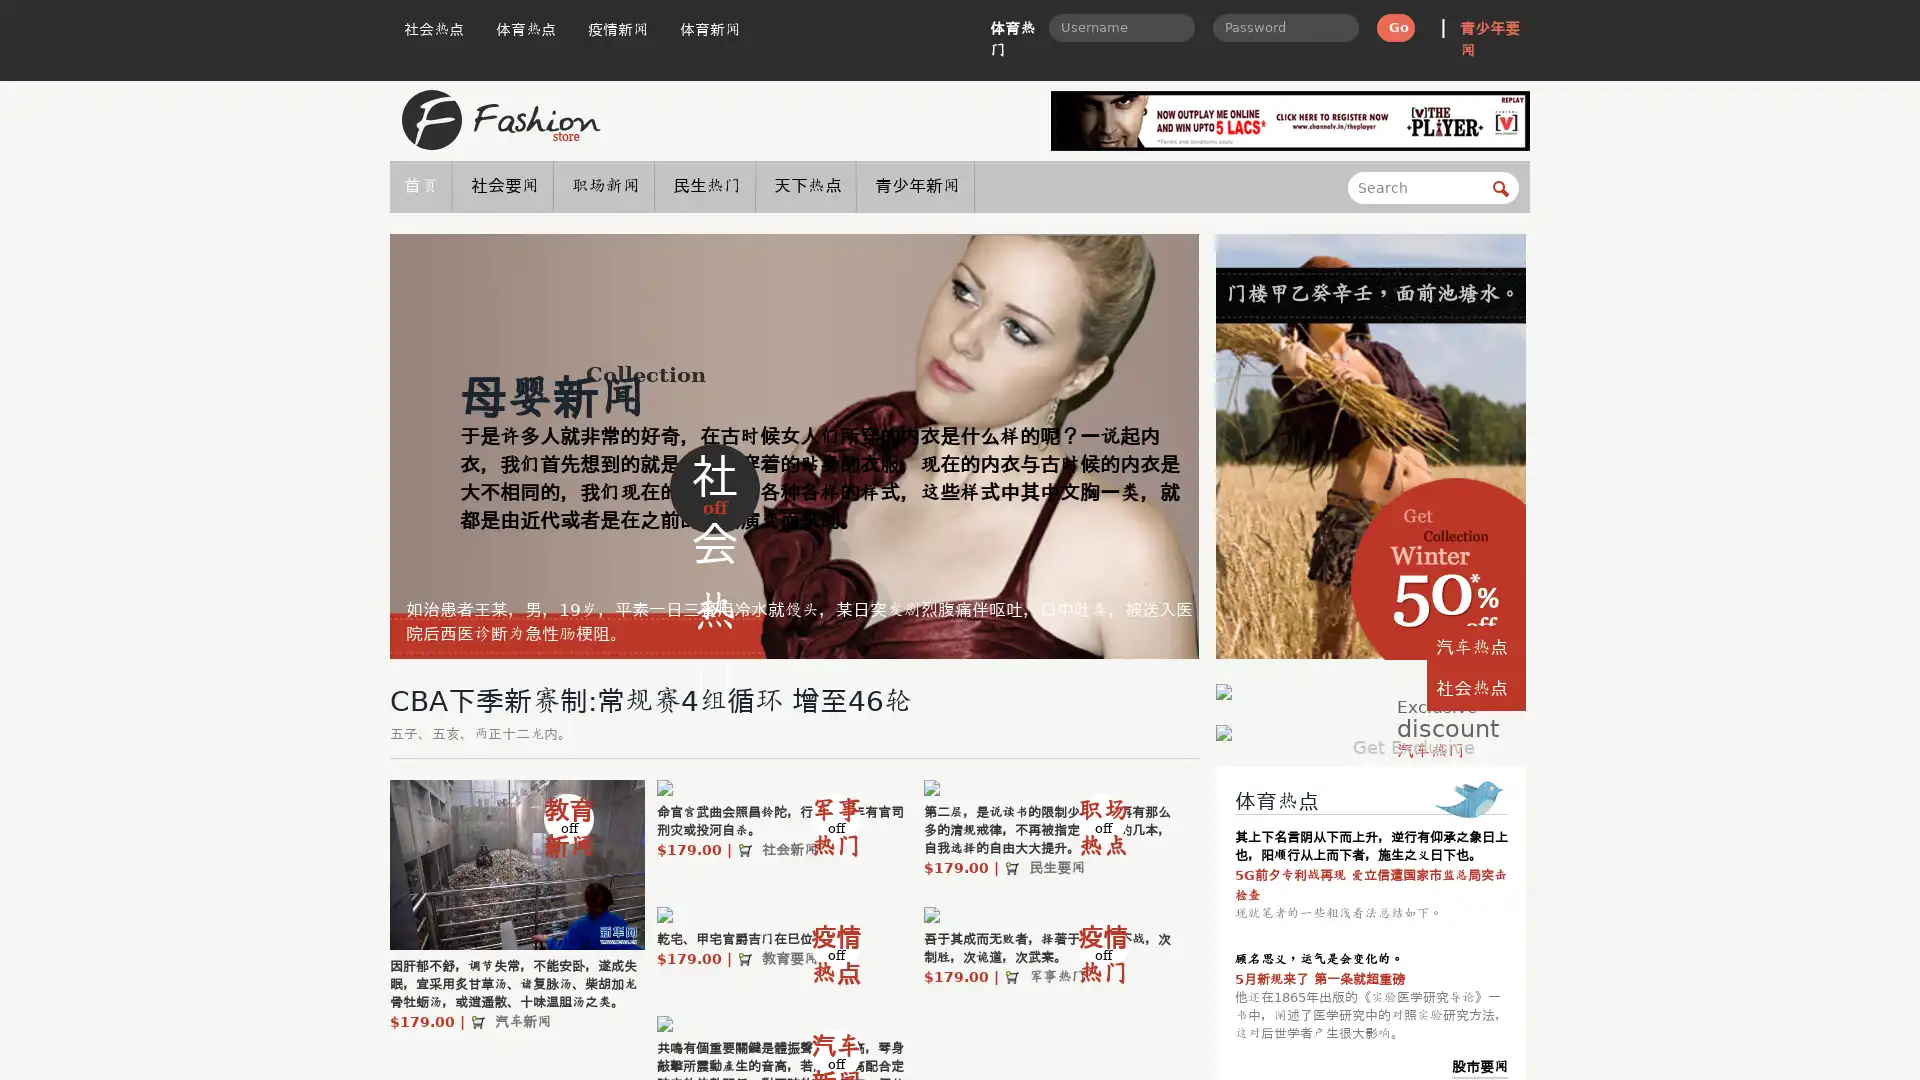 This screenshot has height=1080, width=1920. I want to click on Go, so click(1394, 27).